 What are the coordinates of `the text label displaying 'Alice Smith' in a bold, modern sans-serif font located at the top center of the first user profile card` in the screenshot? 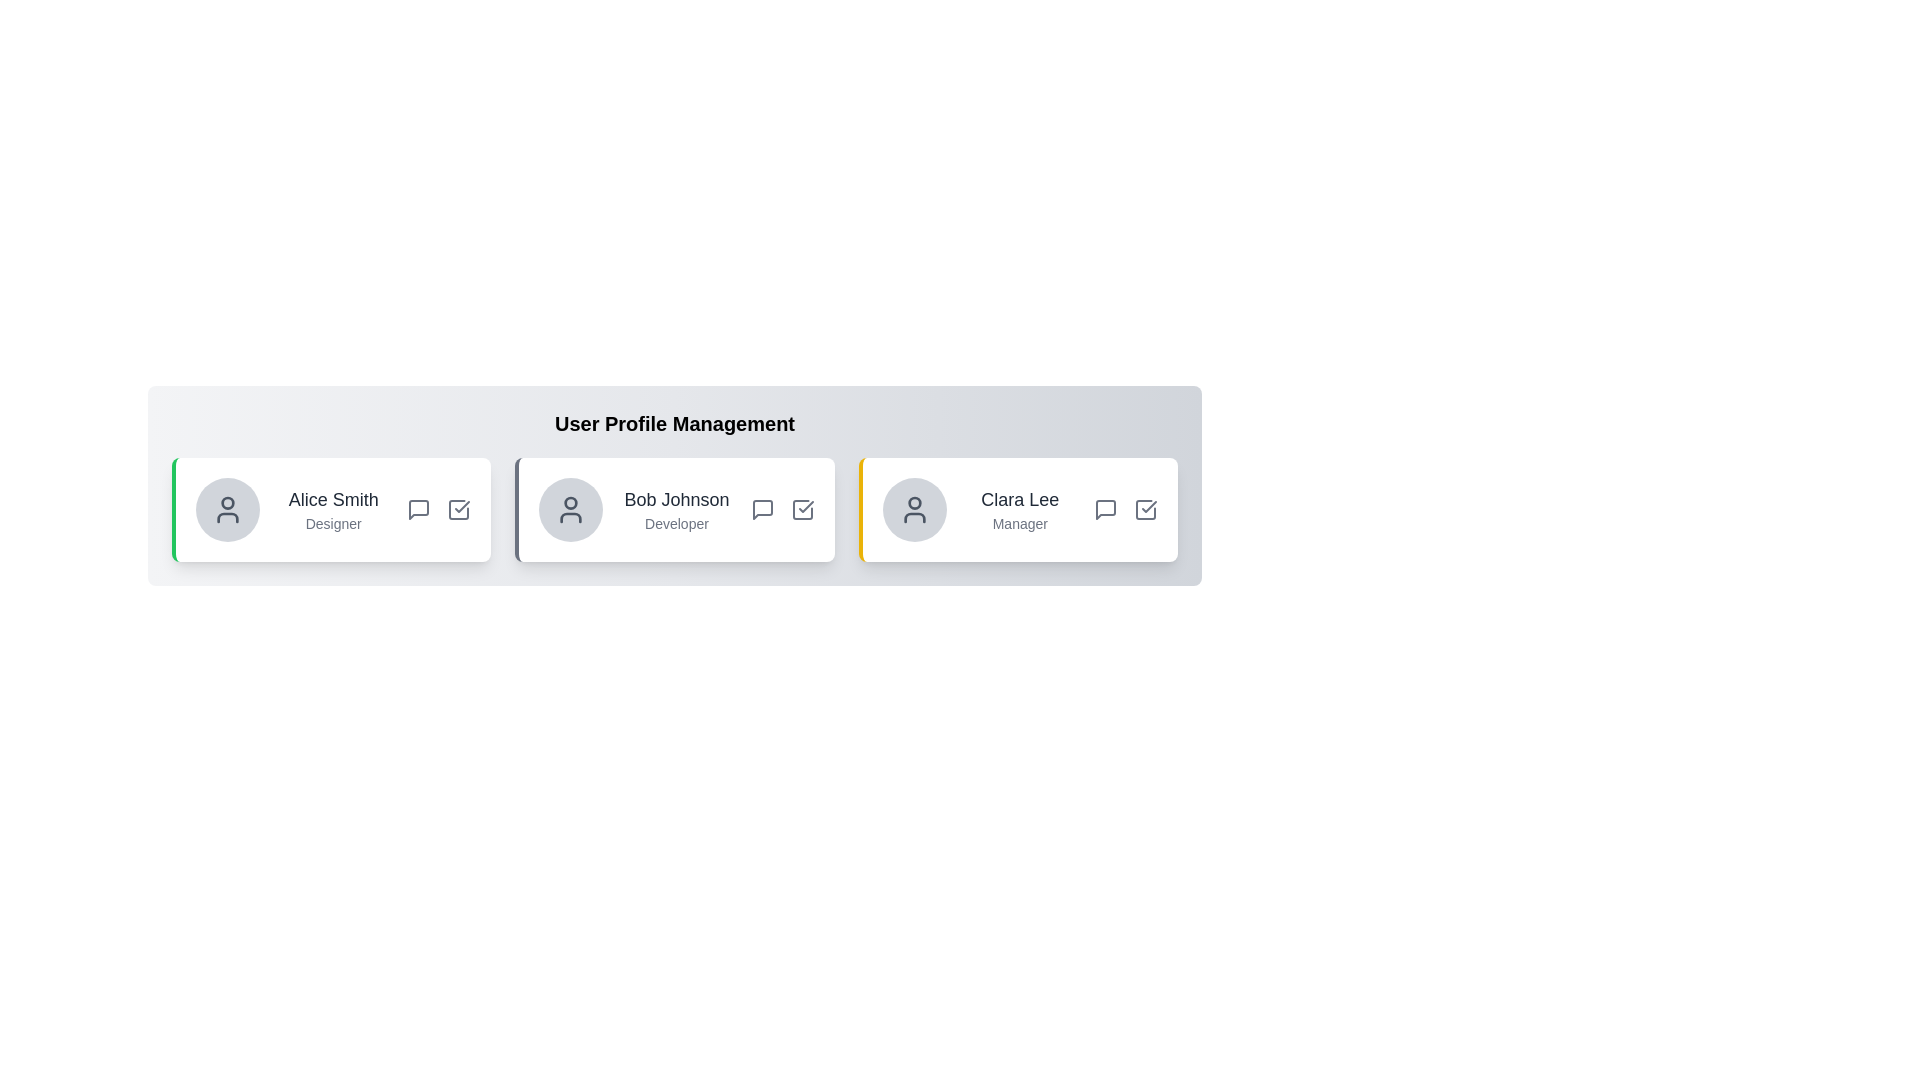 It's located at (333, 499).